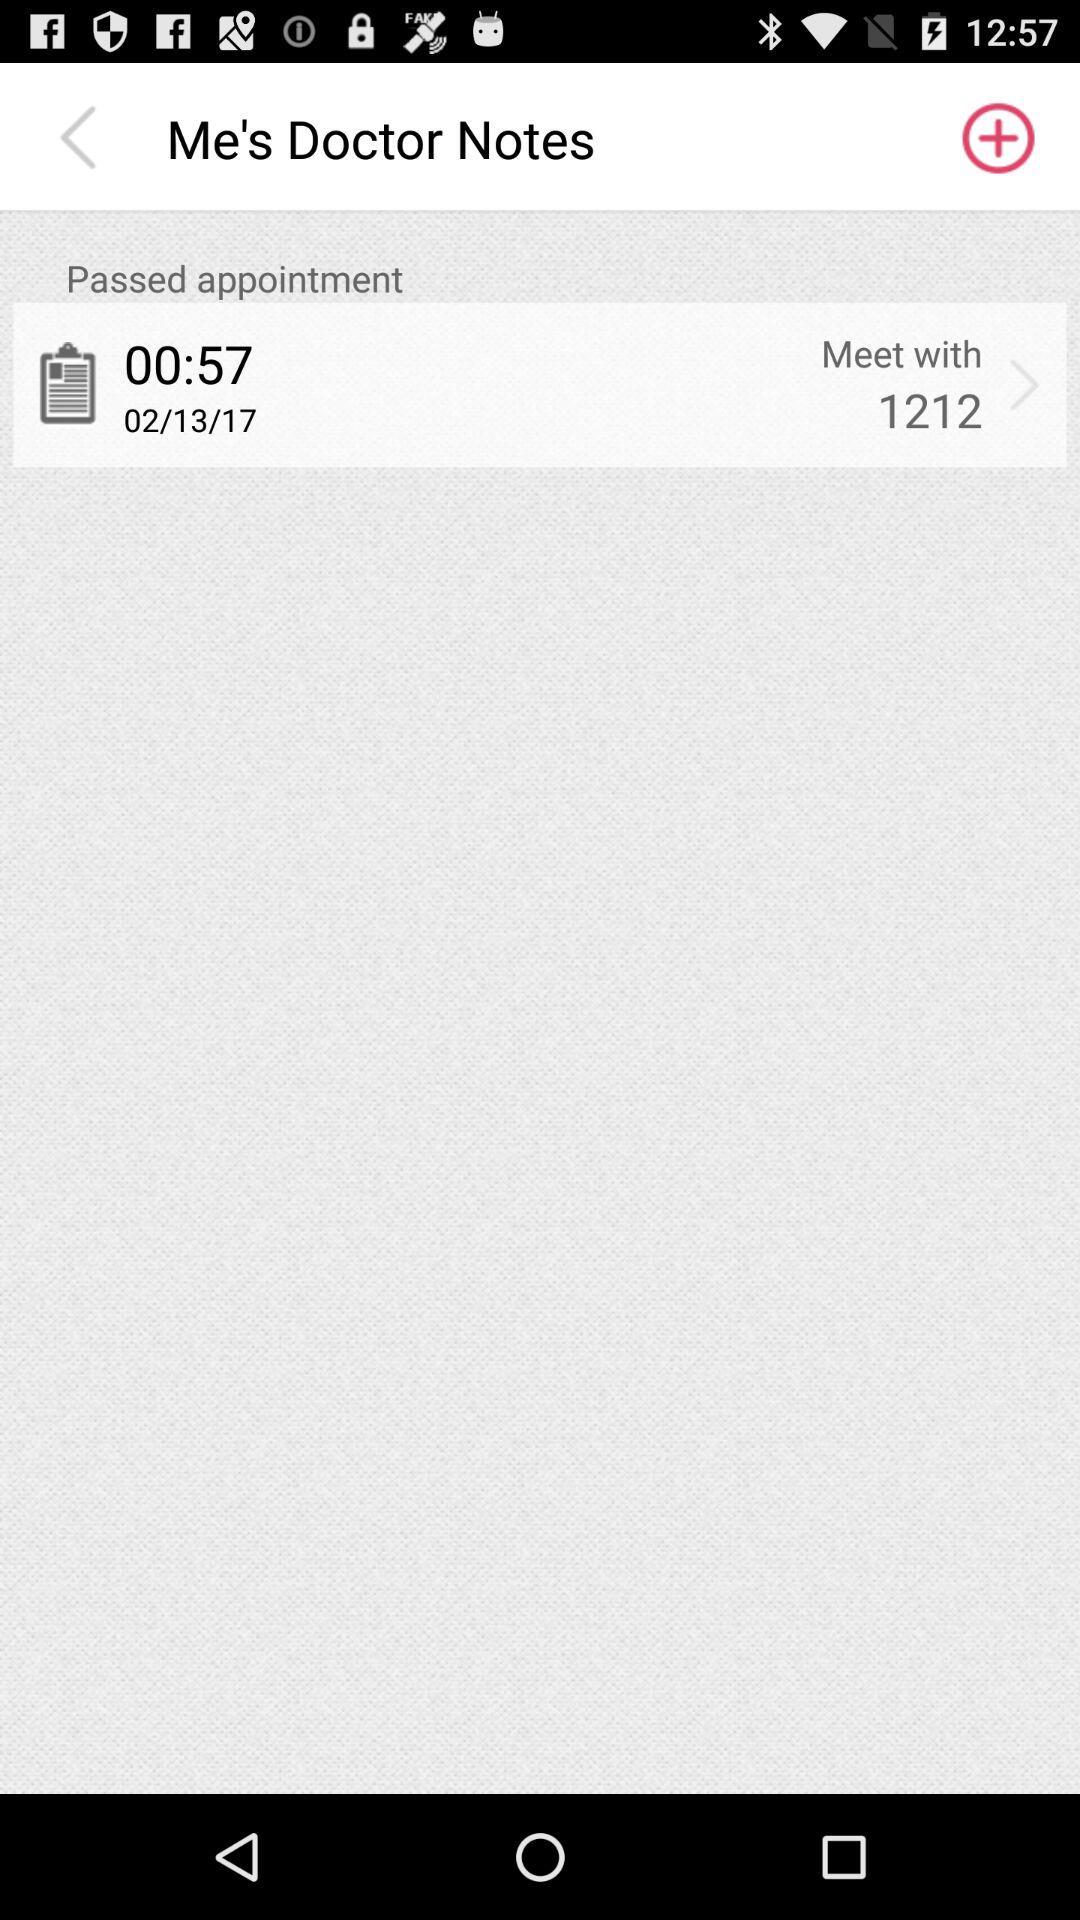 The width and height of the screenshot is (1080, 1920). Describe the element at coordinates (82, 137) in the screenshot. I see `icon next to me s doctor icon` at that location.